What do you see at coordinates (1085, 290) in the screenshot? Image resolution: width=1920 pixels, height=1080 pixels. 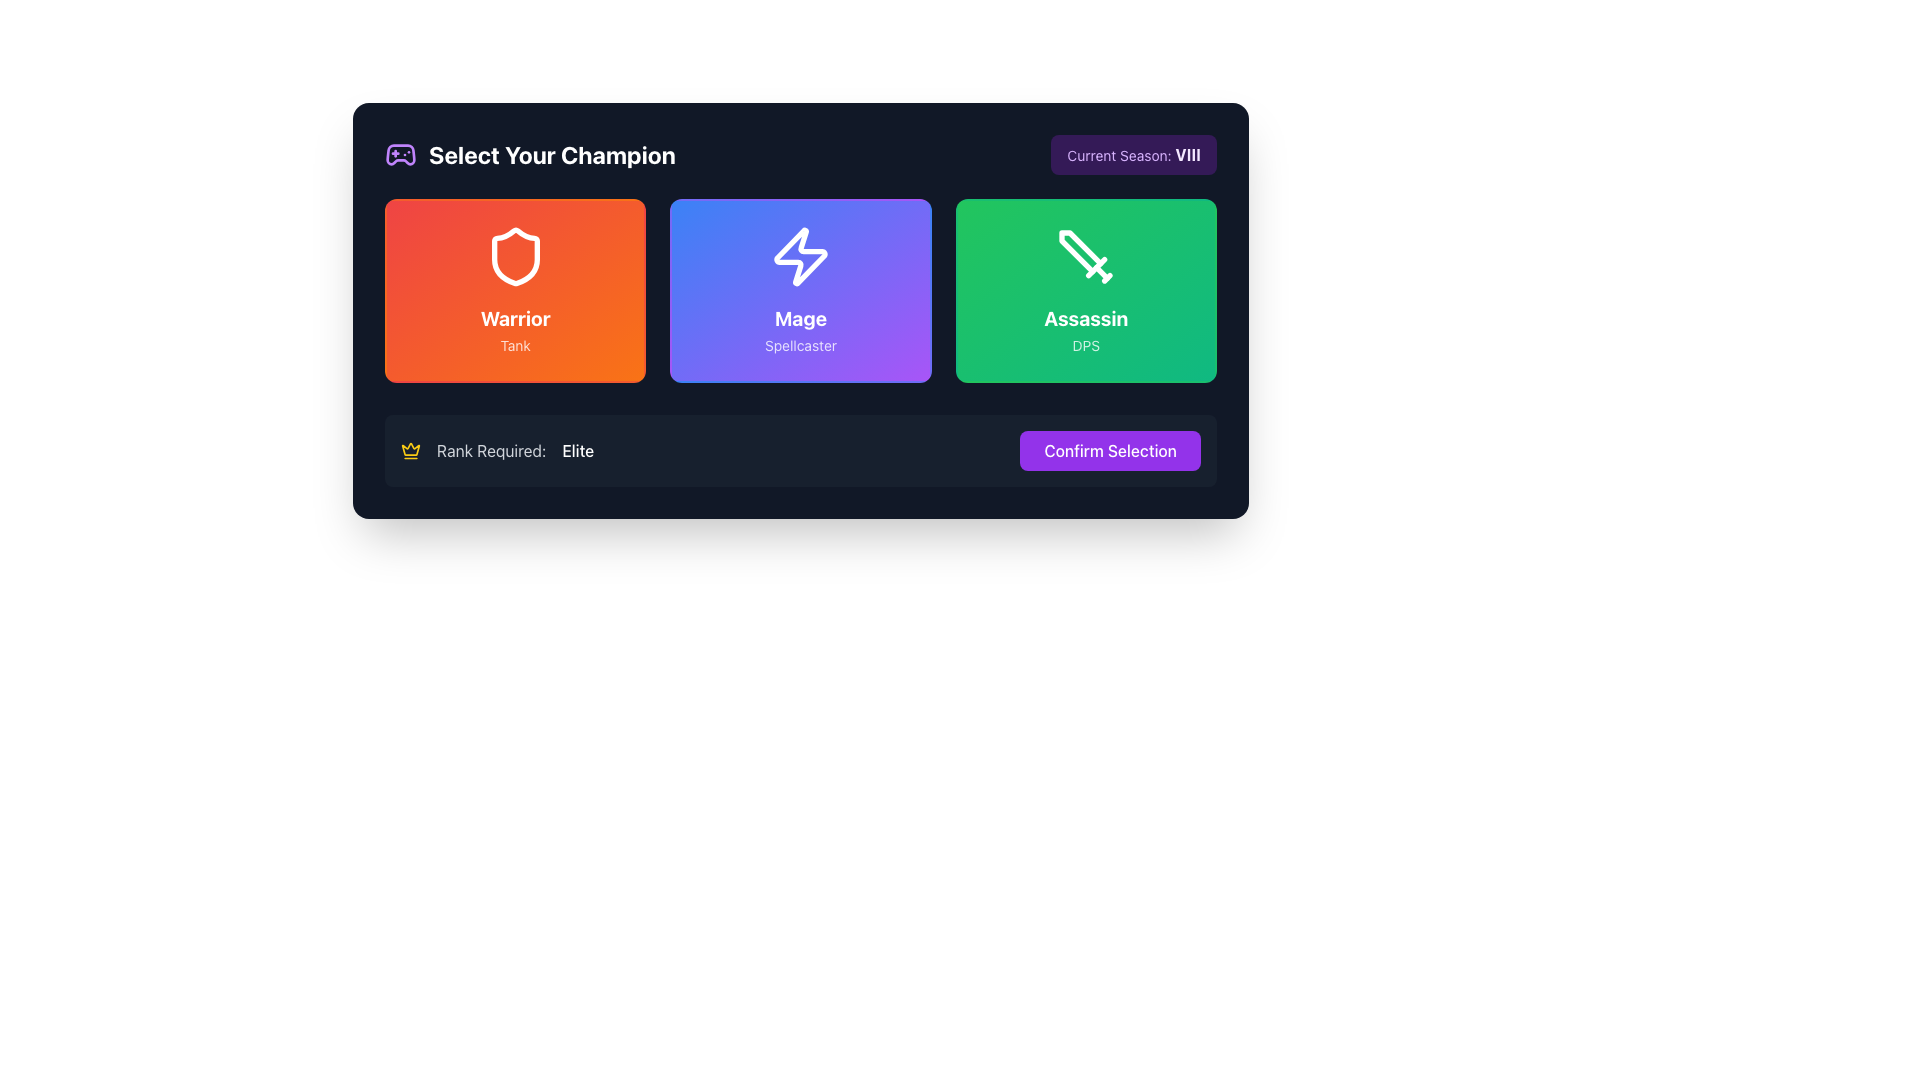 I see `the 'Assassin' champion selection button located in the third column of the grid layout, which provides visual feedback upon selection` at bounding box center [1085, 290].